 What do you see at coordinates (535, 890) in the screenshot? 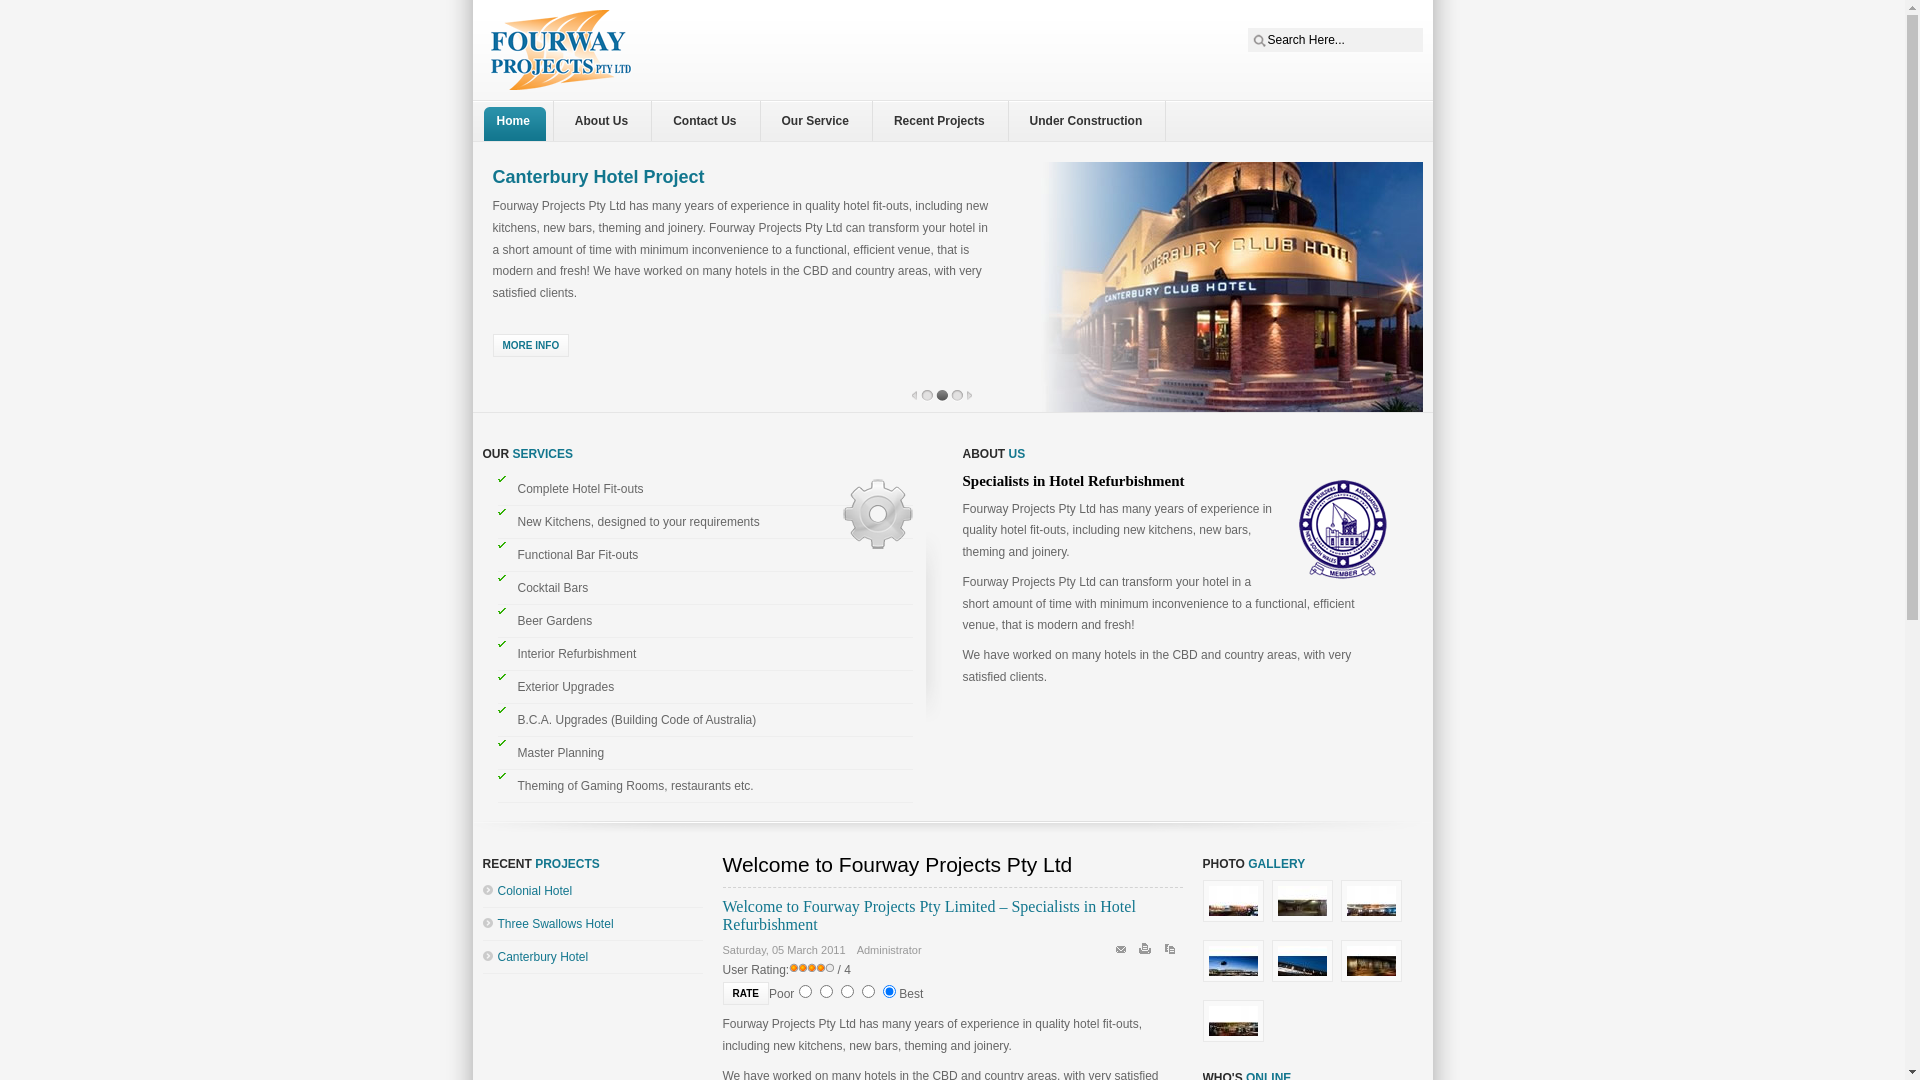
I see `'Colonial Hotel'` at bounding box center [535, 890].